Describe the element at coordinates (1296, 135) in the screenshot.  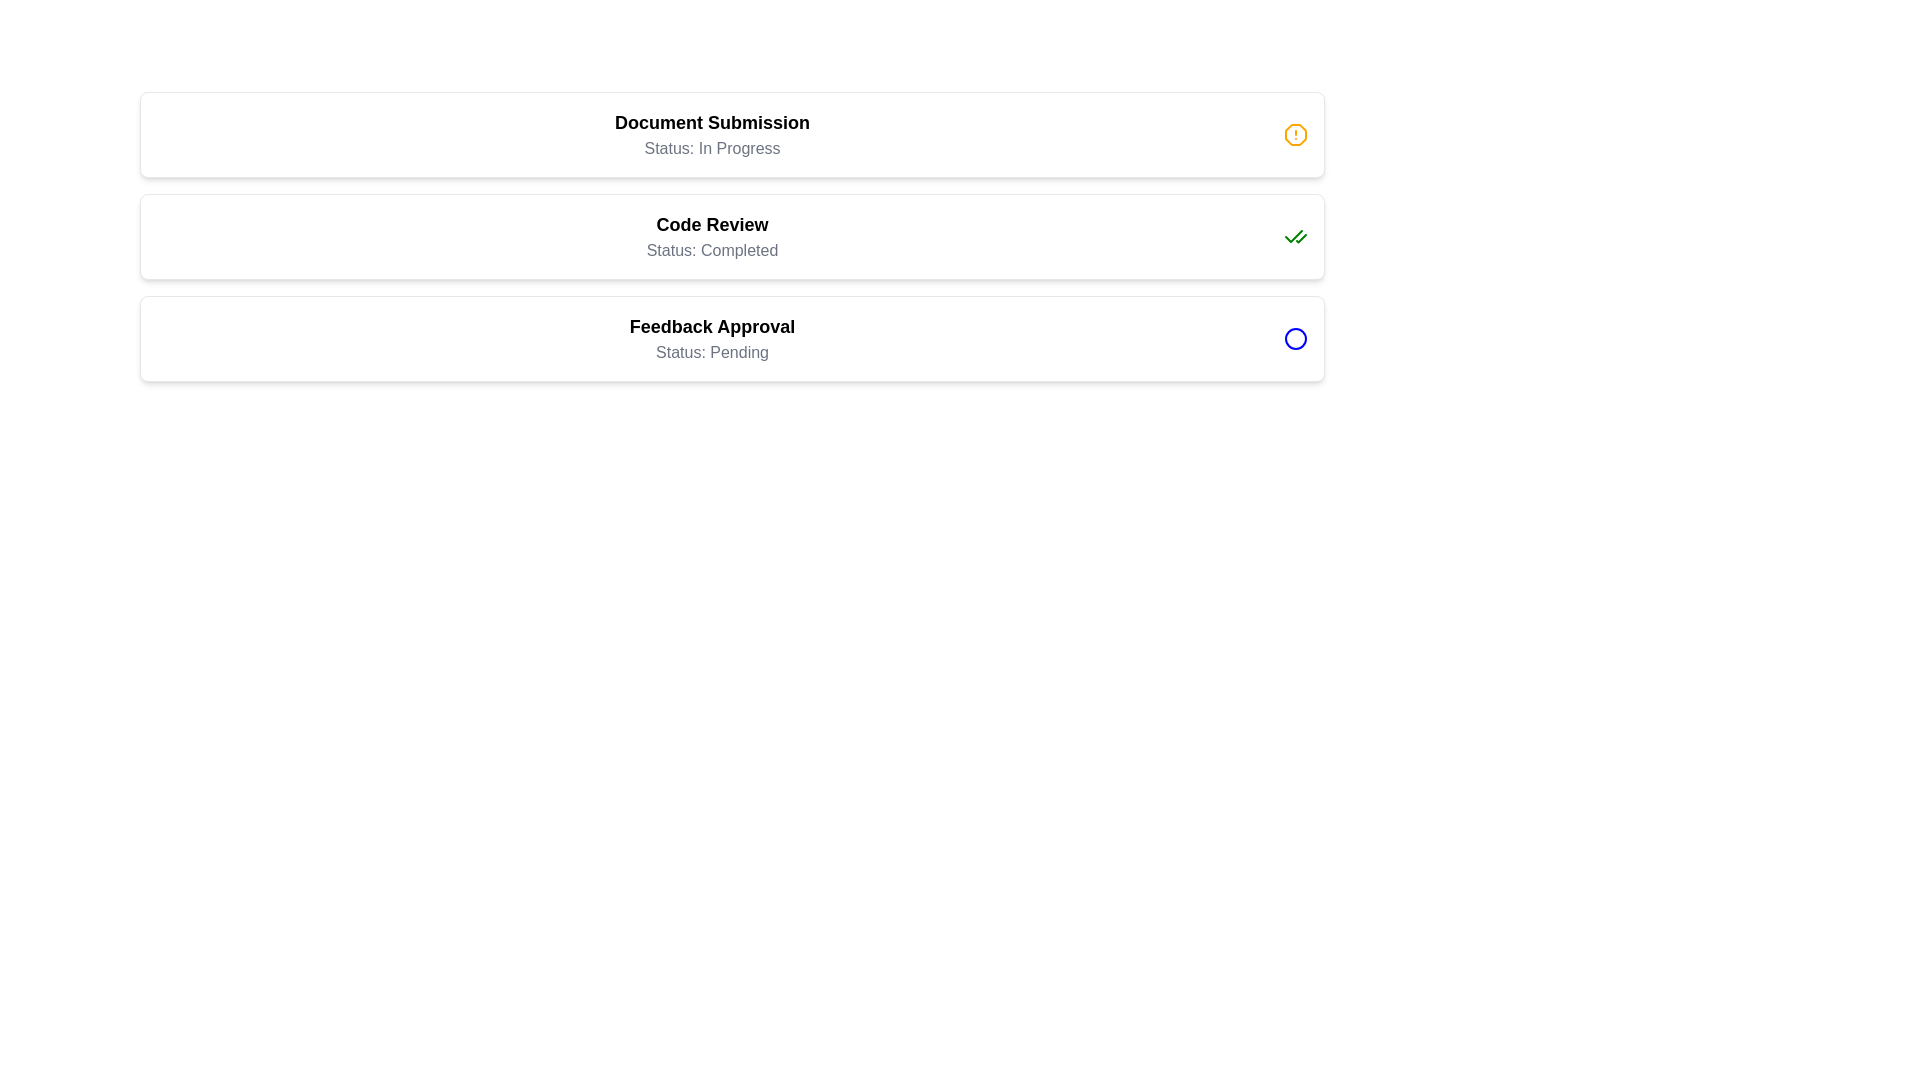
I see `the icon that serves as a visual alert for the 'Document Submission' section, located on the far right within the status card in the topmost panel` at that location.